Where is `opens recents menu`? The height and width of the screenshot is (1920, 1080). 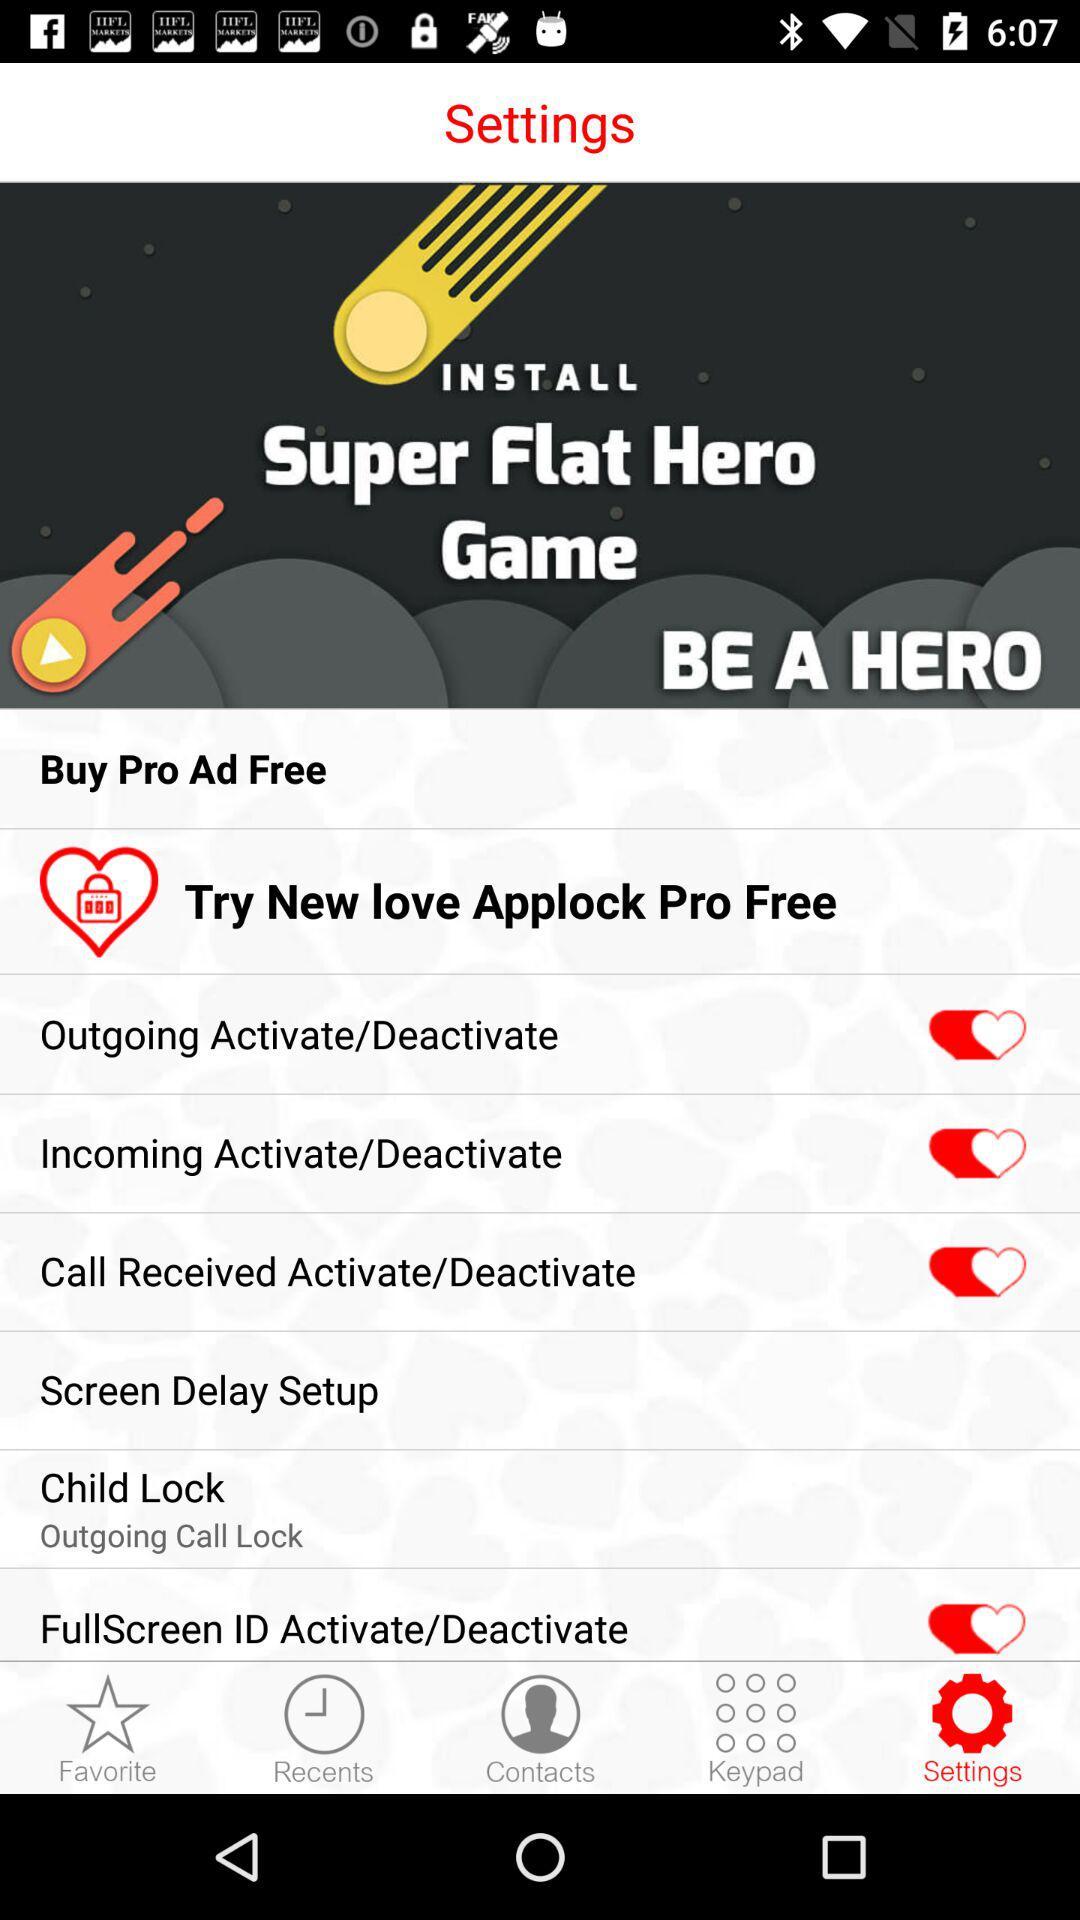 opens recents menu is located at coordinates (323, 1728).